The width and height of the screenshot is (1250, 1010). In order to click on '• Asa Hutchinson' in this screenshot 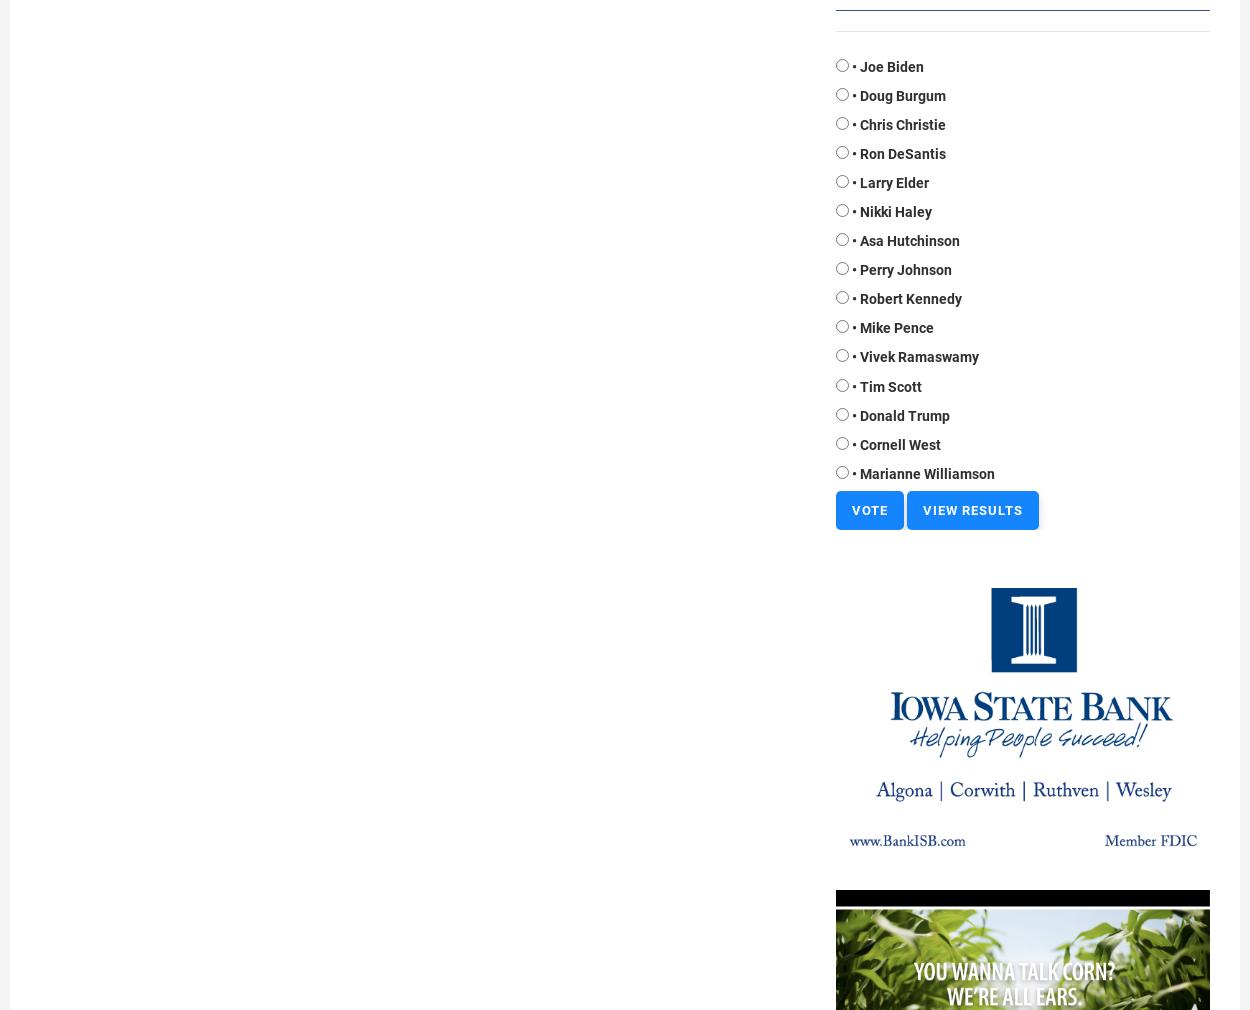, I will do `click(851, 239)`.